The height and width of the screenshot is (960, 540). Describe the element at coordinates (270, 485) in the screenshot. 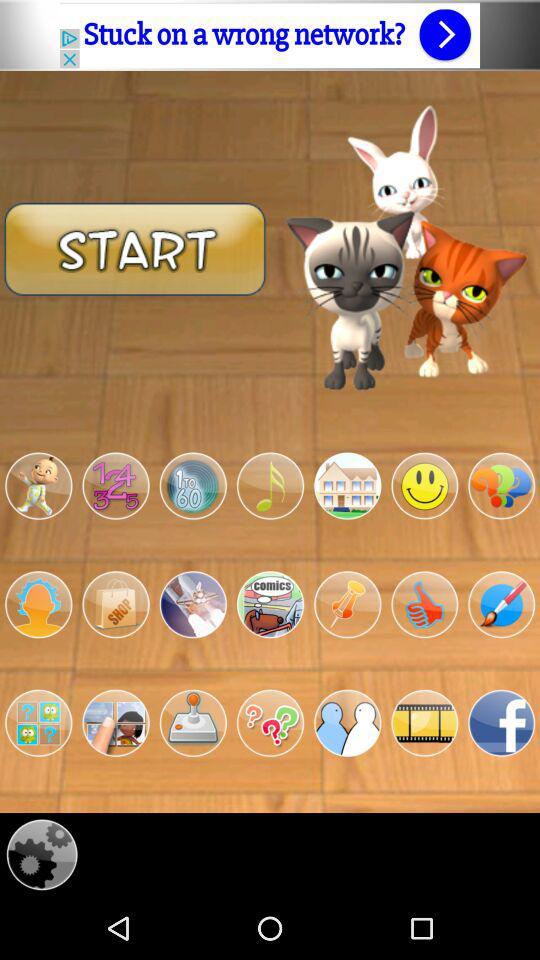

I see `music` at that location.